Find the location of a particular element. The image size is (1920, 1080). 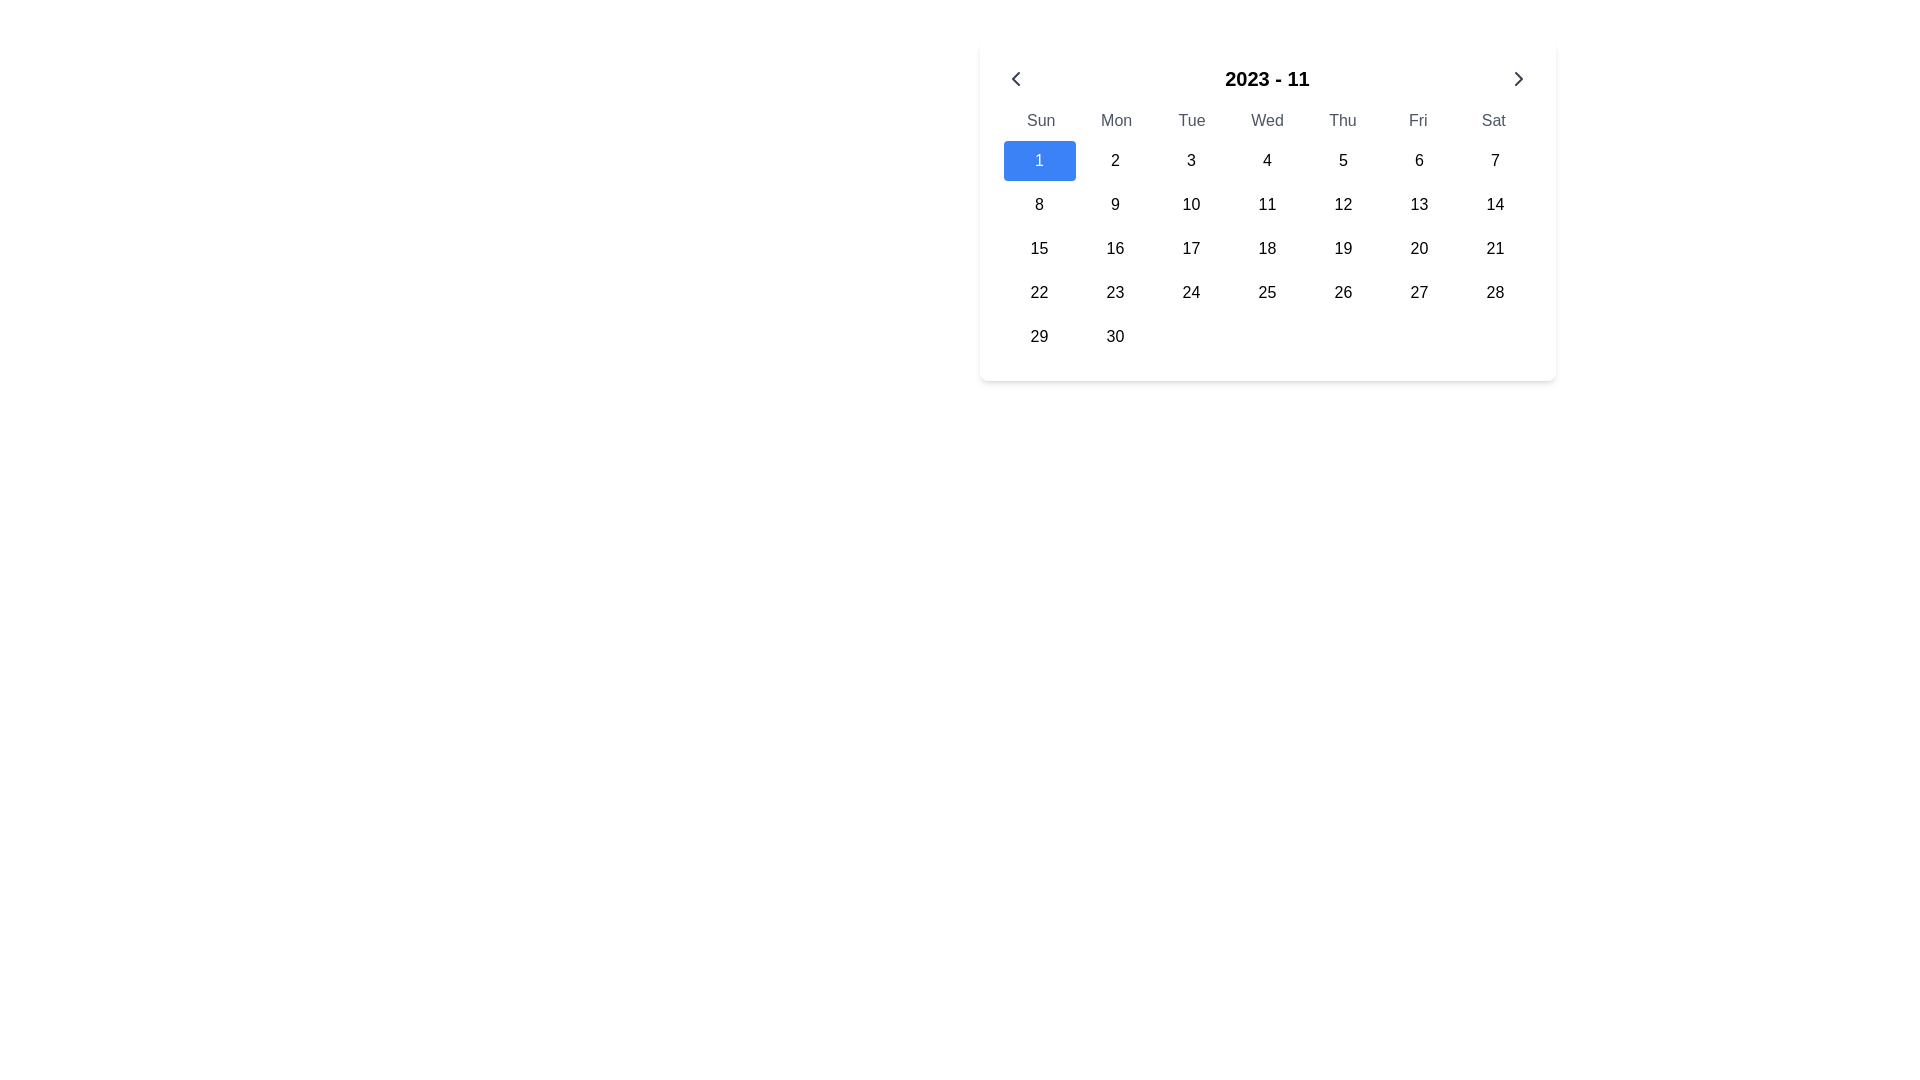

the calendar button representing the date '21' is located at coordinates (1495, 248).